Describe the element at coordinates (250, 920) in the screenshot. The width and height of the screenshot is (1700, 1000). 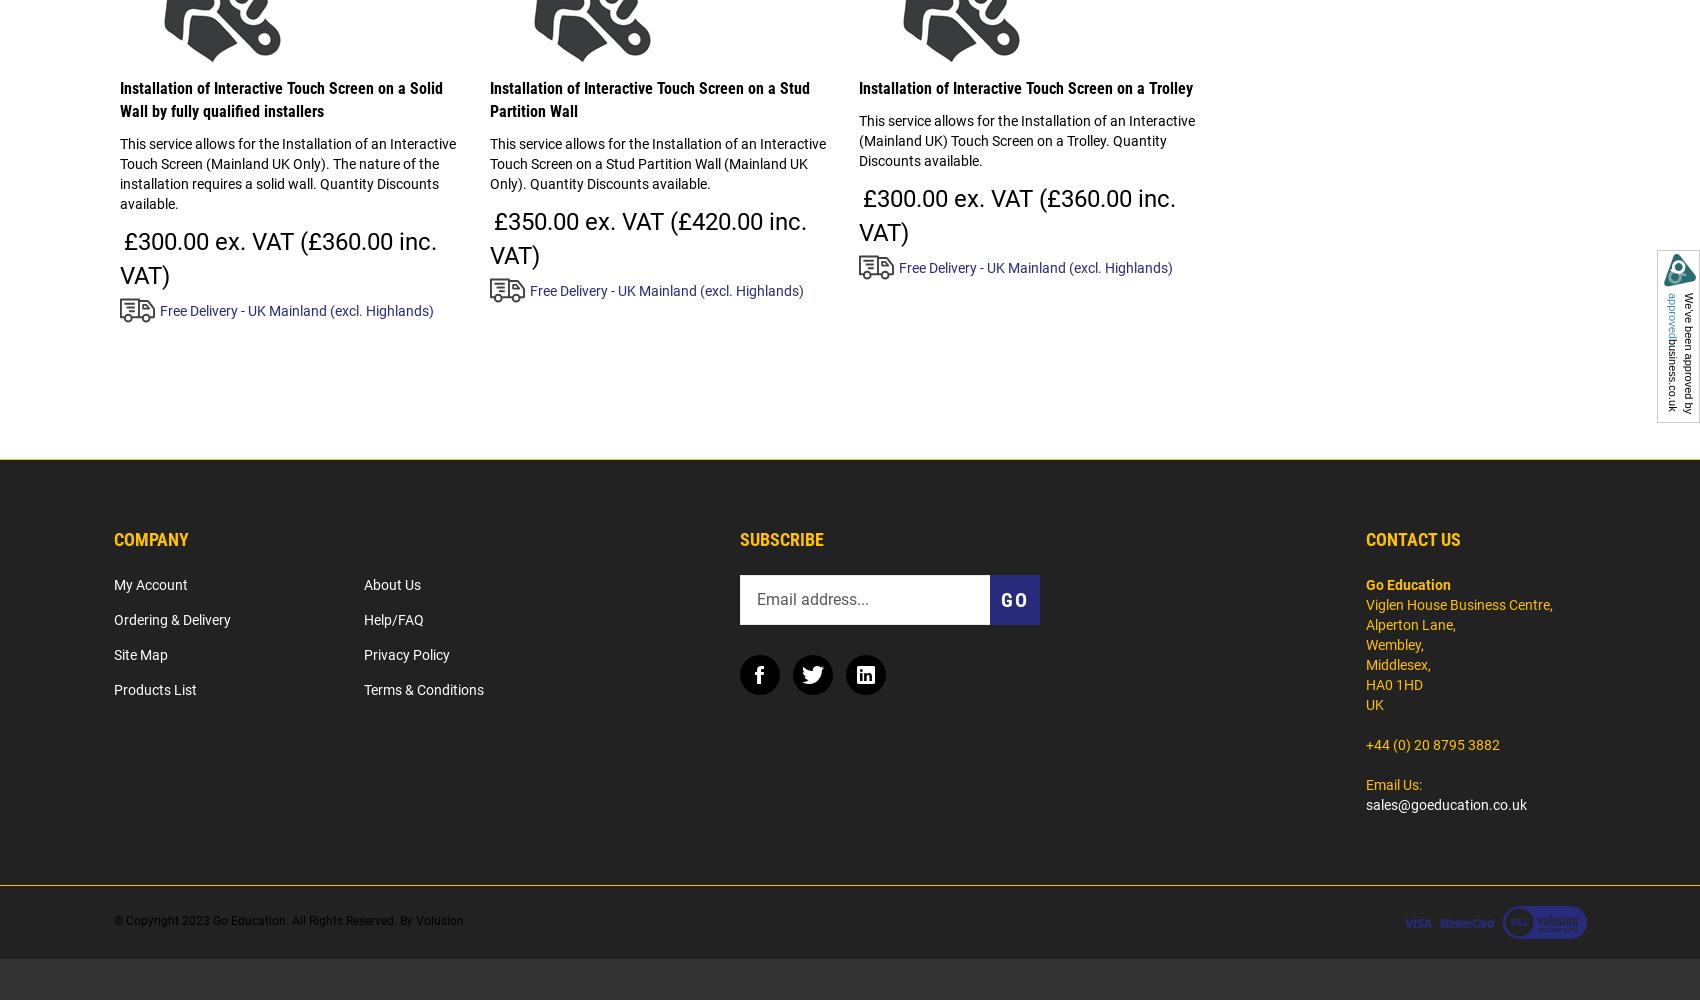
I see `'Go Education.'` at that location.